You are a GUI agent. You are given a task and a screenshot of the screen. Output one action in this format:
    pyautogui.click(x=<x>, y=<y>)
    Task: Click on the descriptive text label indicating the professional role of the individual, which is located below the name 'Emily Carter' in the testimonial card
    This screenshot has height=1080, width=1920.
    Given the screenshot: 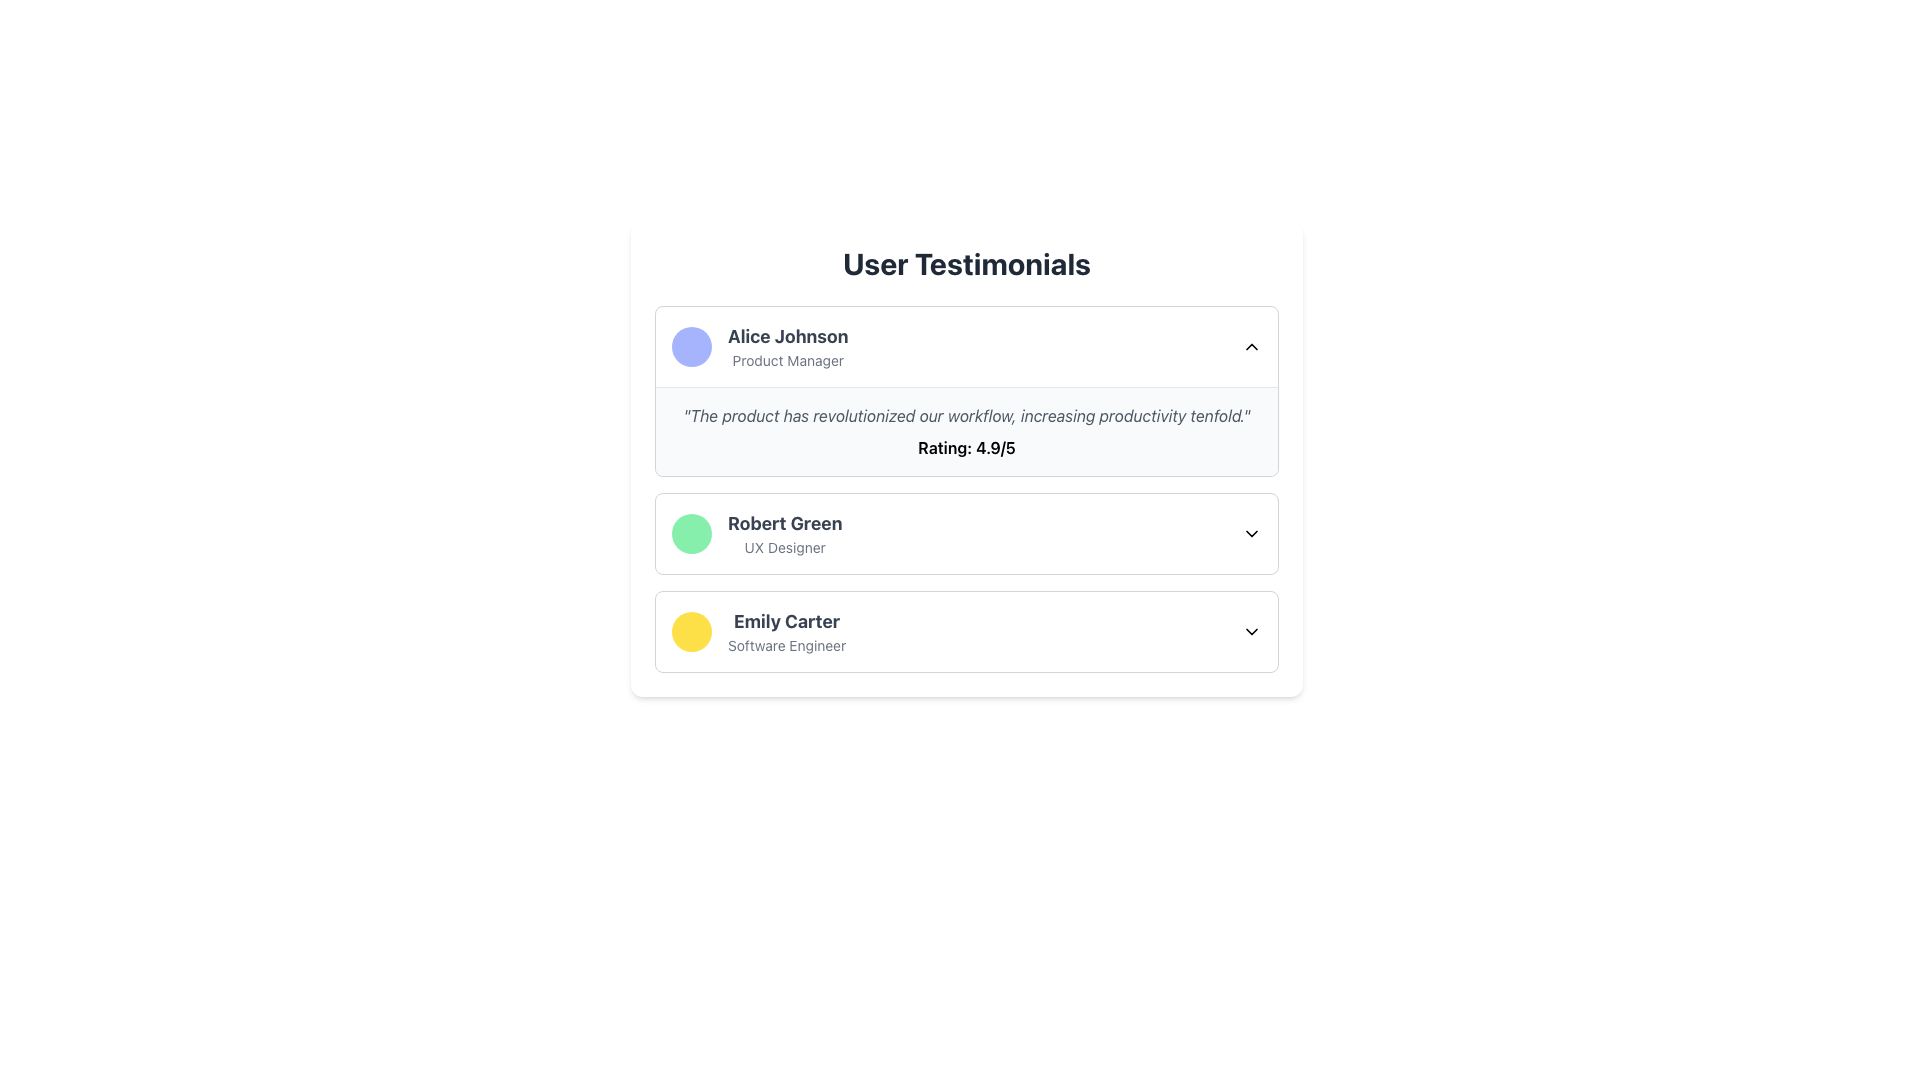 What is the action you would take?
    pyautogui.click(x=786, y=645)
    